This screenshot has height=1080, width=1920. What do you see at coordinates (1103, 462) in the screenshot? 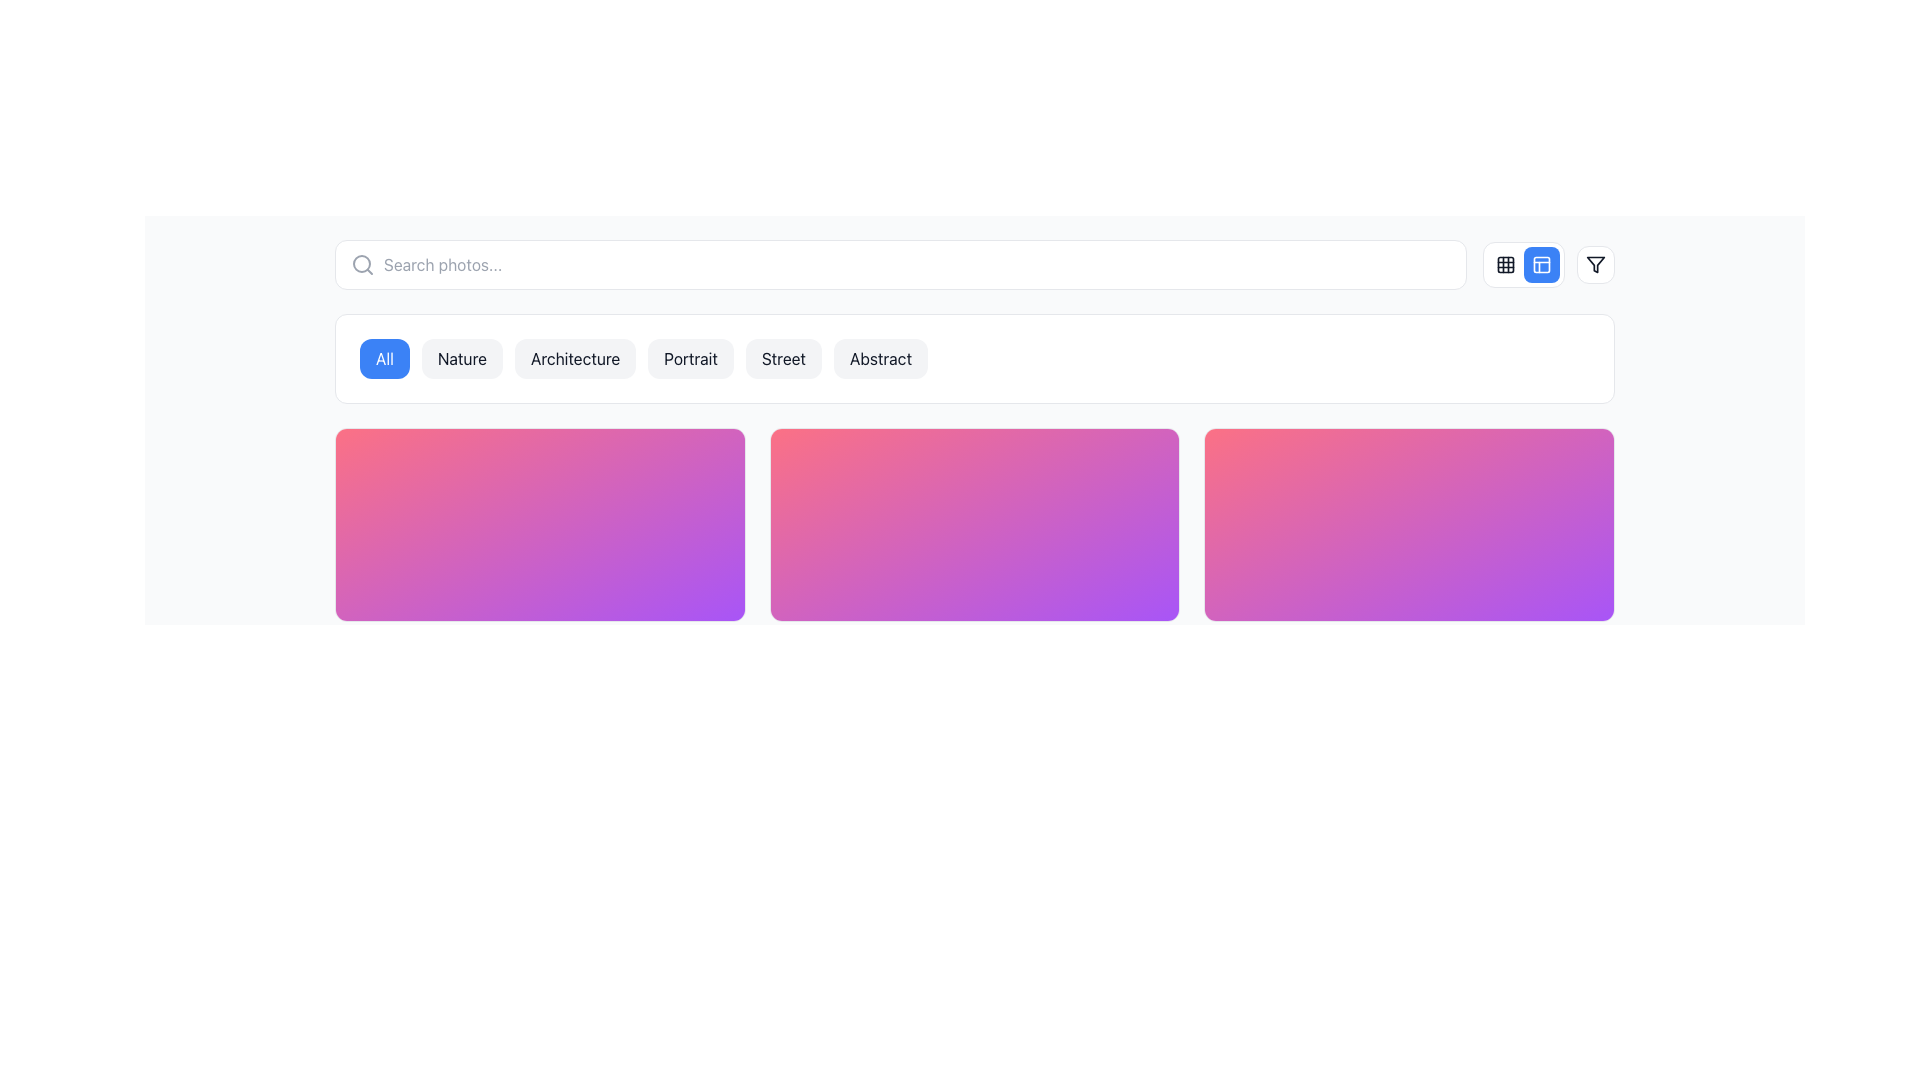
I see `the interactive button in the top-right section of the second card` at bounding box center [1103, 462].